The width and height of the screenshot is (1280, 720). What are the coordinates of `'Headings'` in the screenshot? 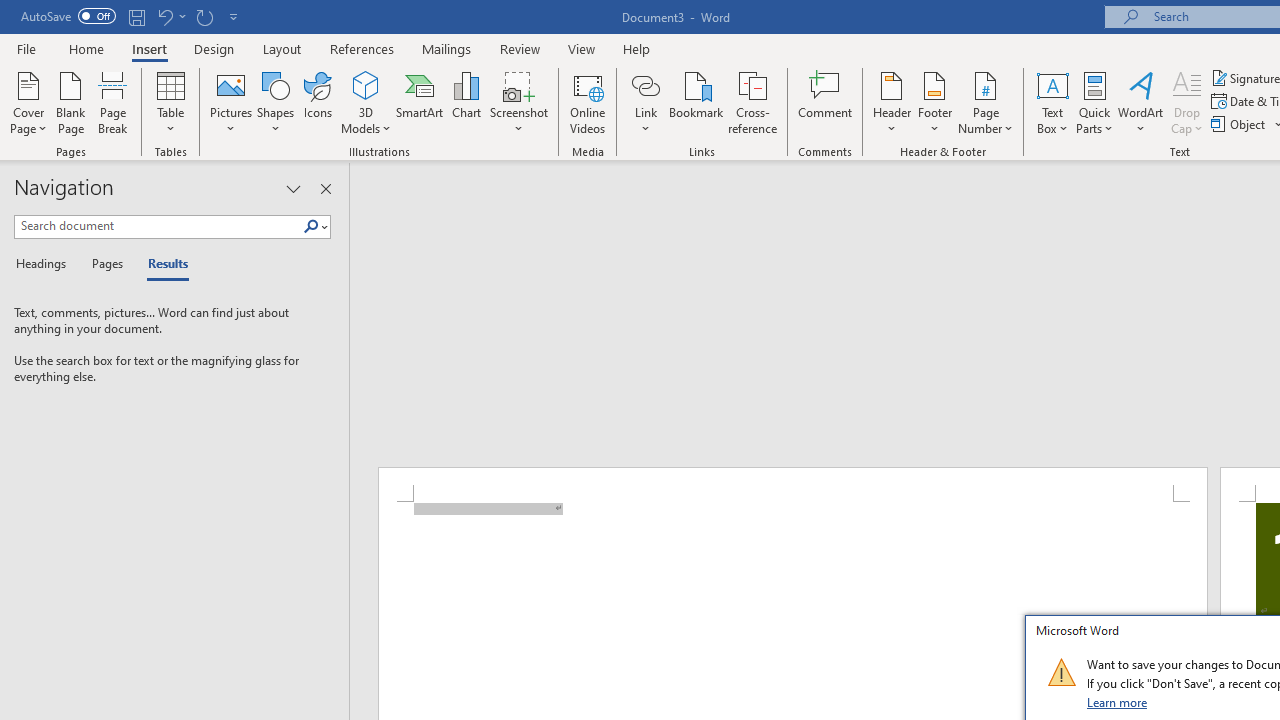 It's located at (45, 264).